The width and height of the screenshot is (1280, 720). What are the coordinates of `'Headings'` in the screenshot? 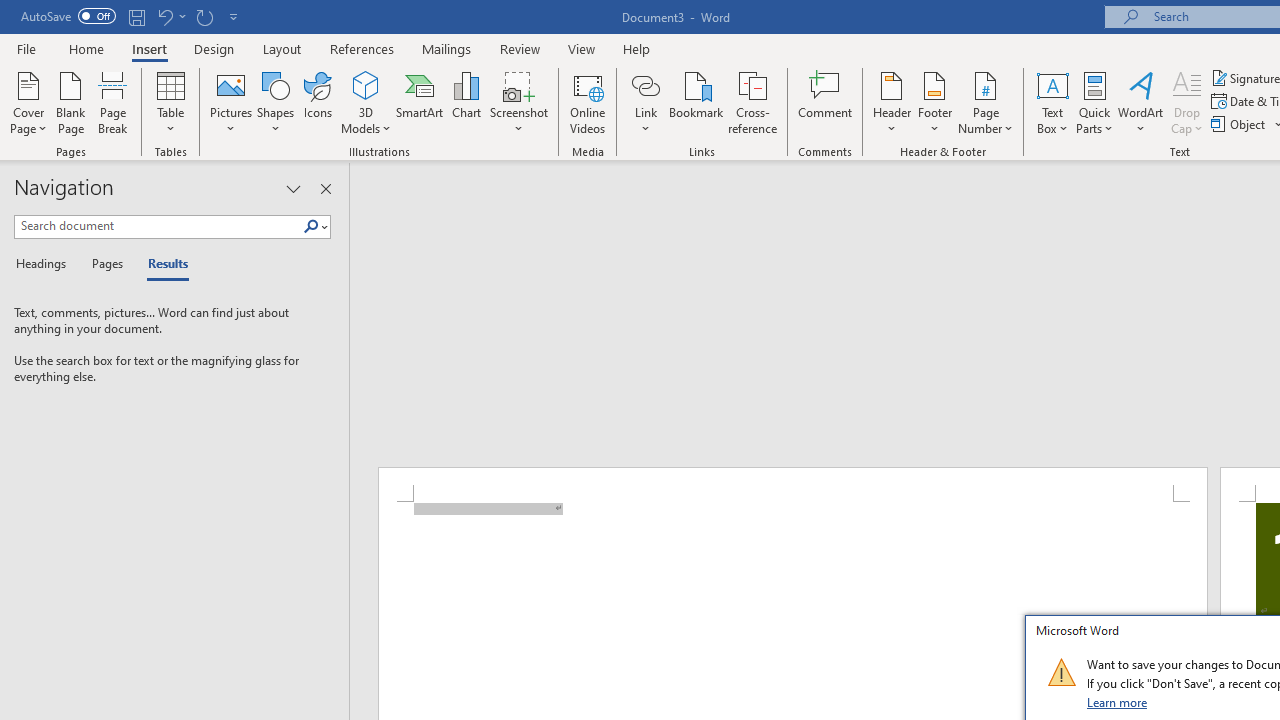 It's located at (45, 264).